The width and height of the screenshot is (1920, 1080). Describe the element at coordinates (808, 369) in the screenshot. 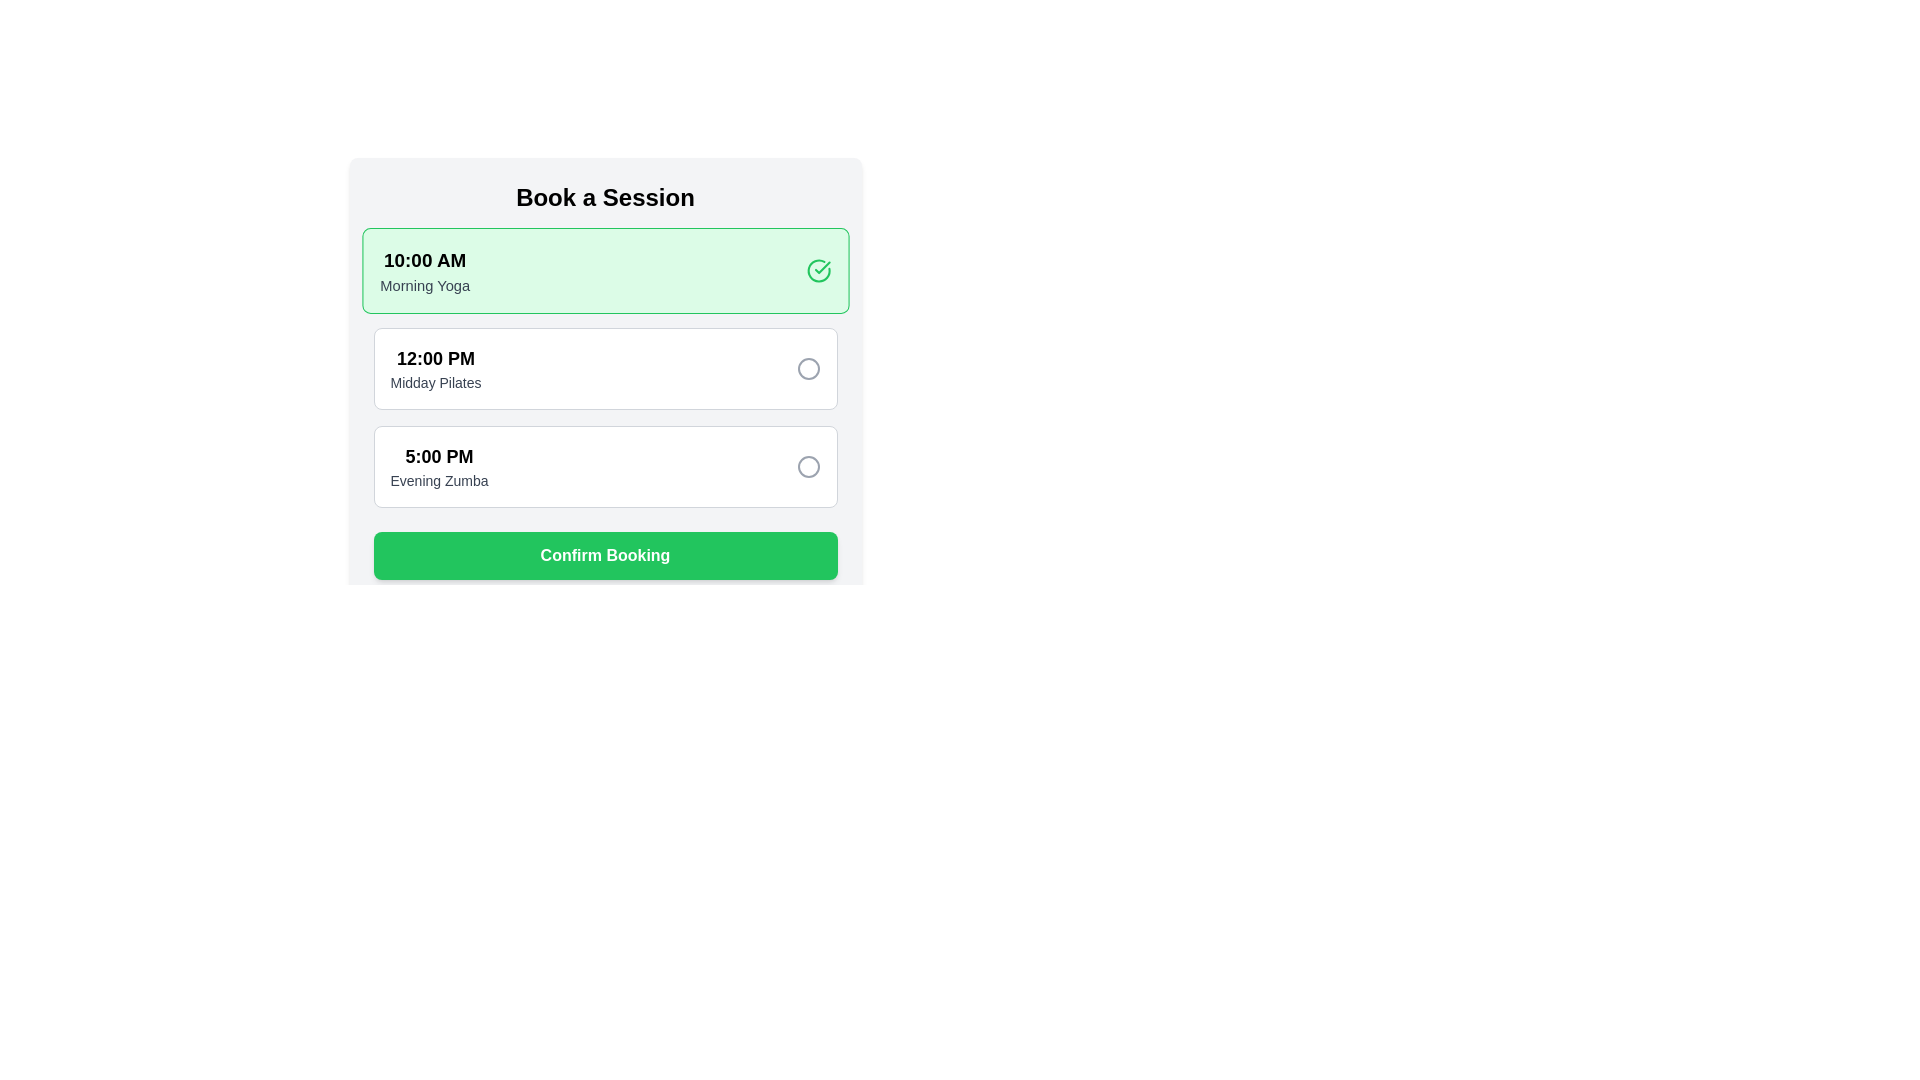

I see `the circular radio button located on the right side of the interface next to '12:00 PM - Midday Pilates'` at that location.